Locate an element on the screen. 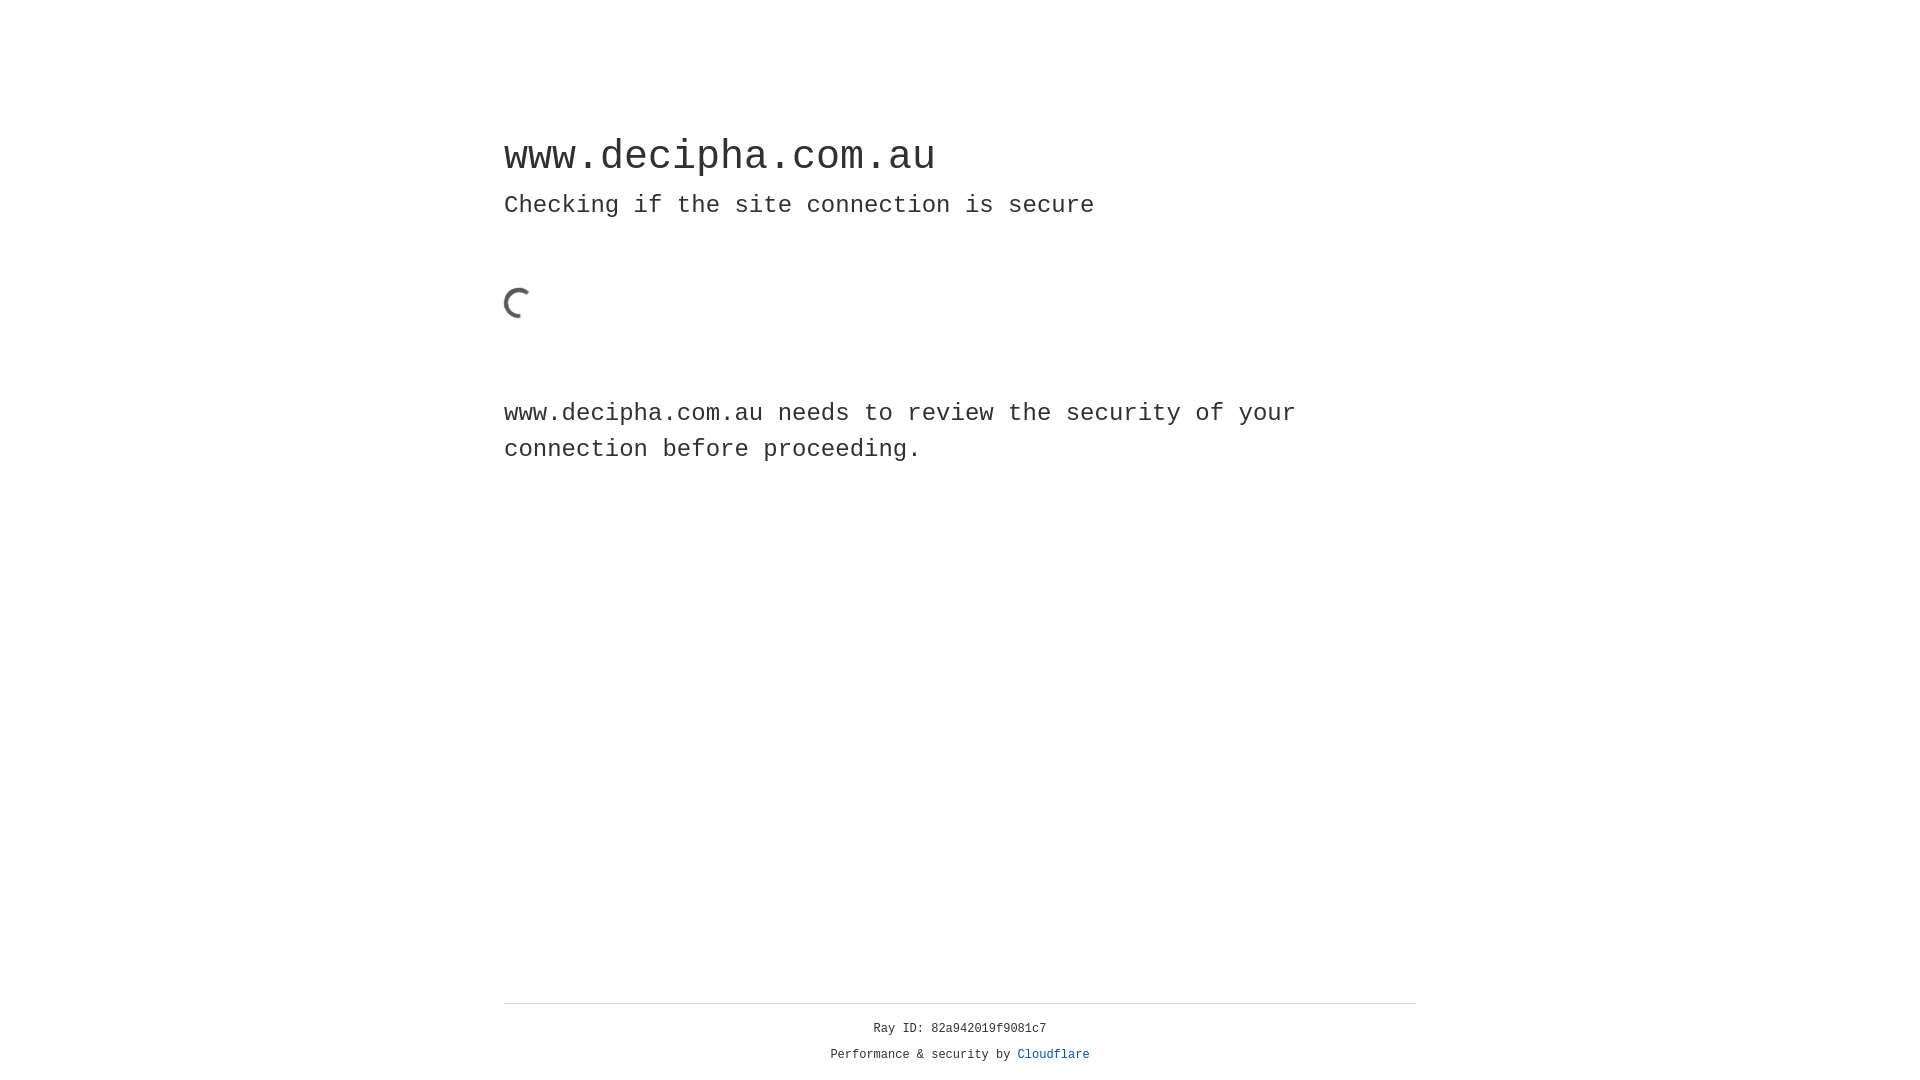 The image size is (1920, 1080). 'Cloudflare' is located at coordinates (1053, 1054).